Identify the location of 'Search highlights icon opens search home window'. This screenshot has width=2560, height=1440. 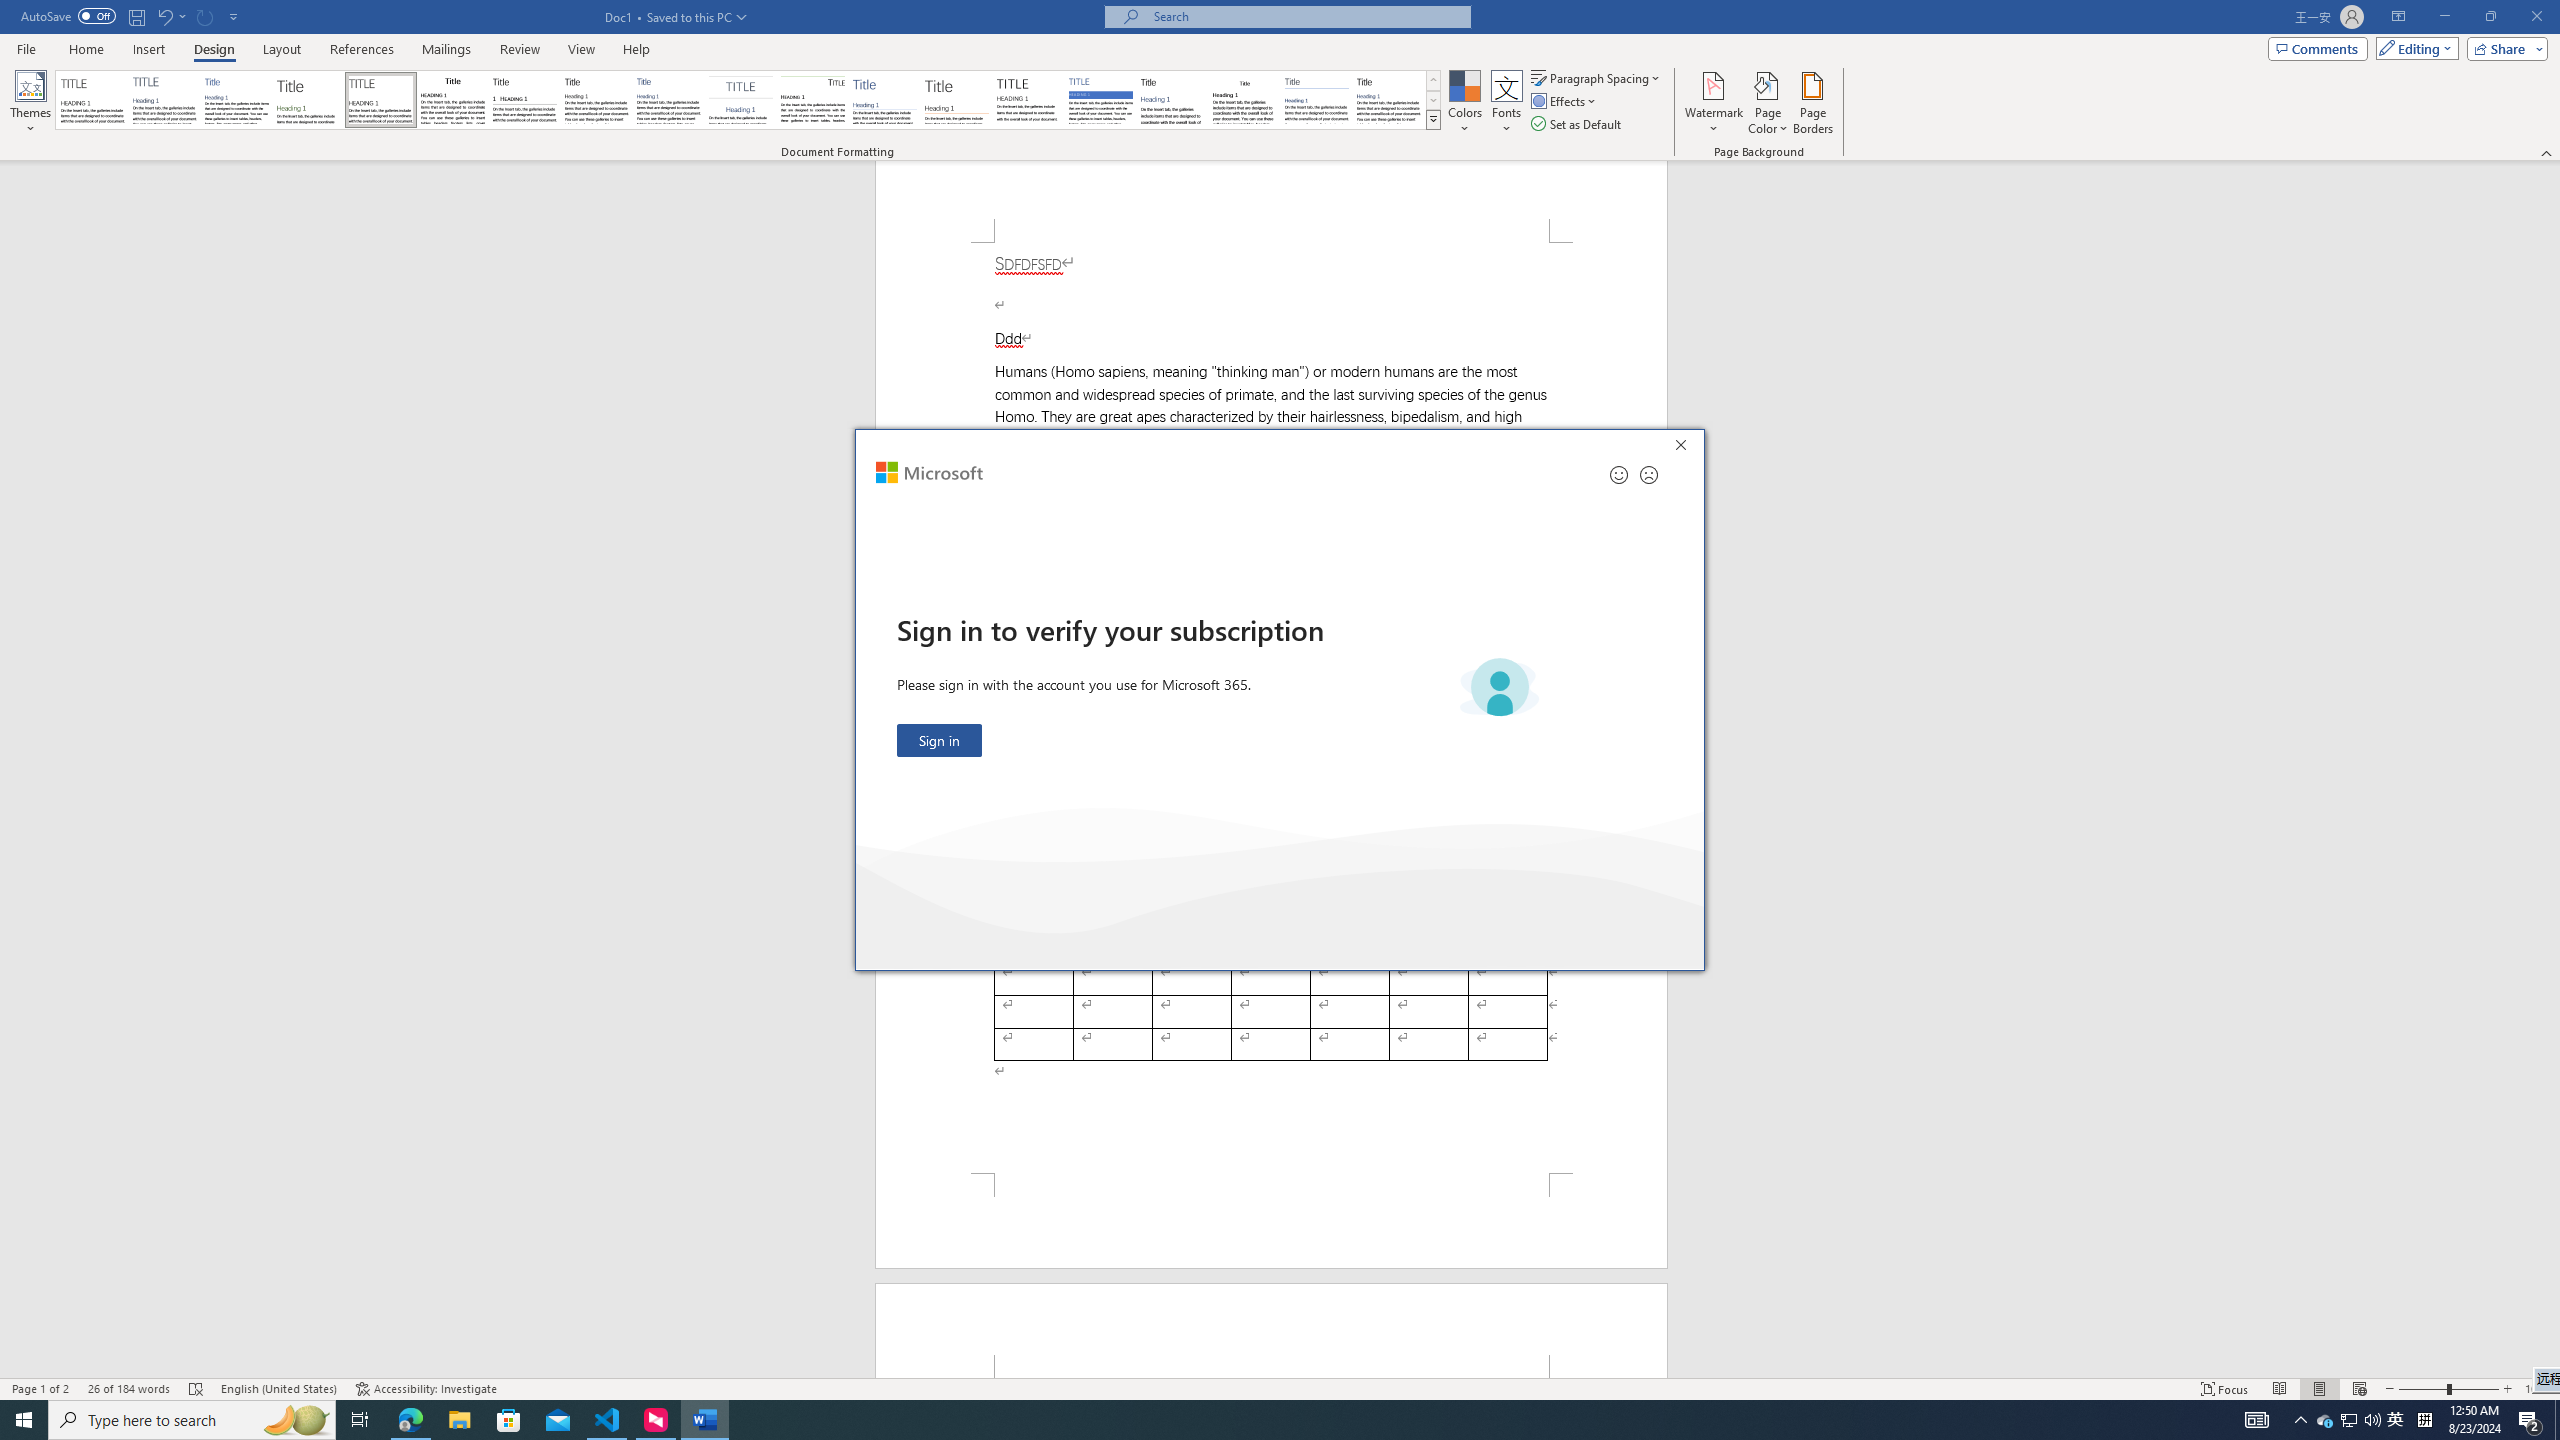
(294, 1418).